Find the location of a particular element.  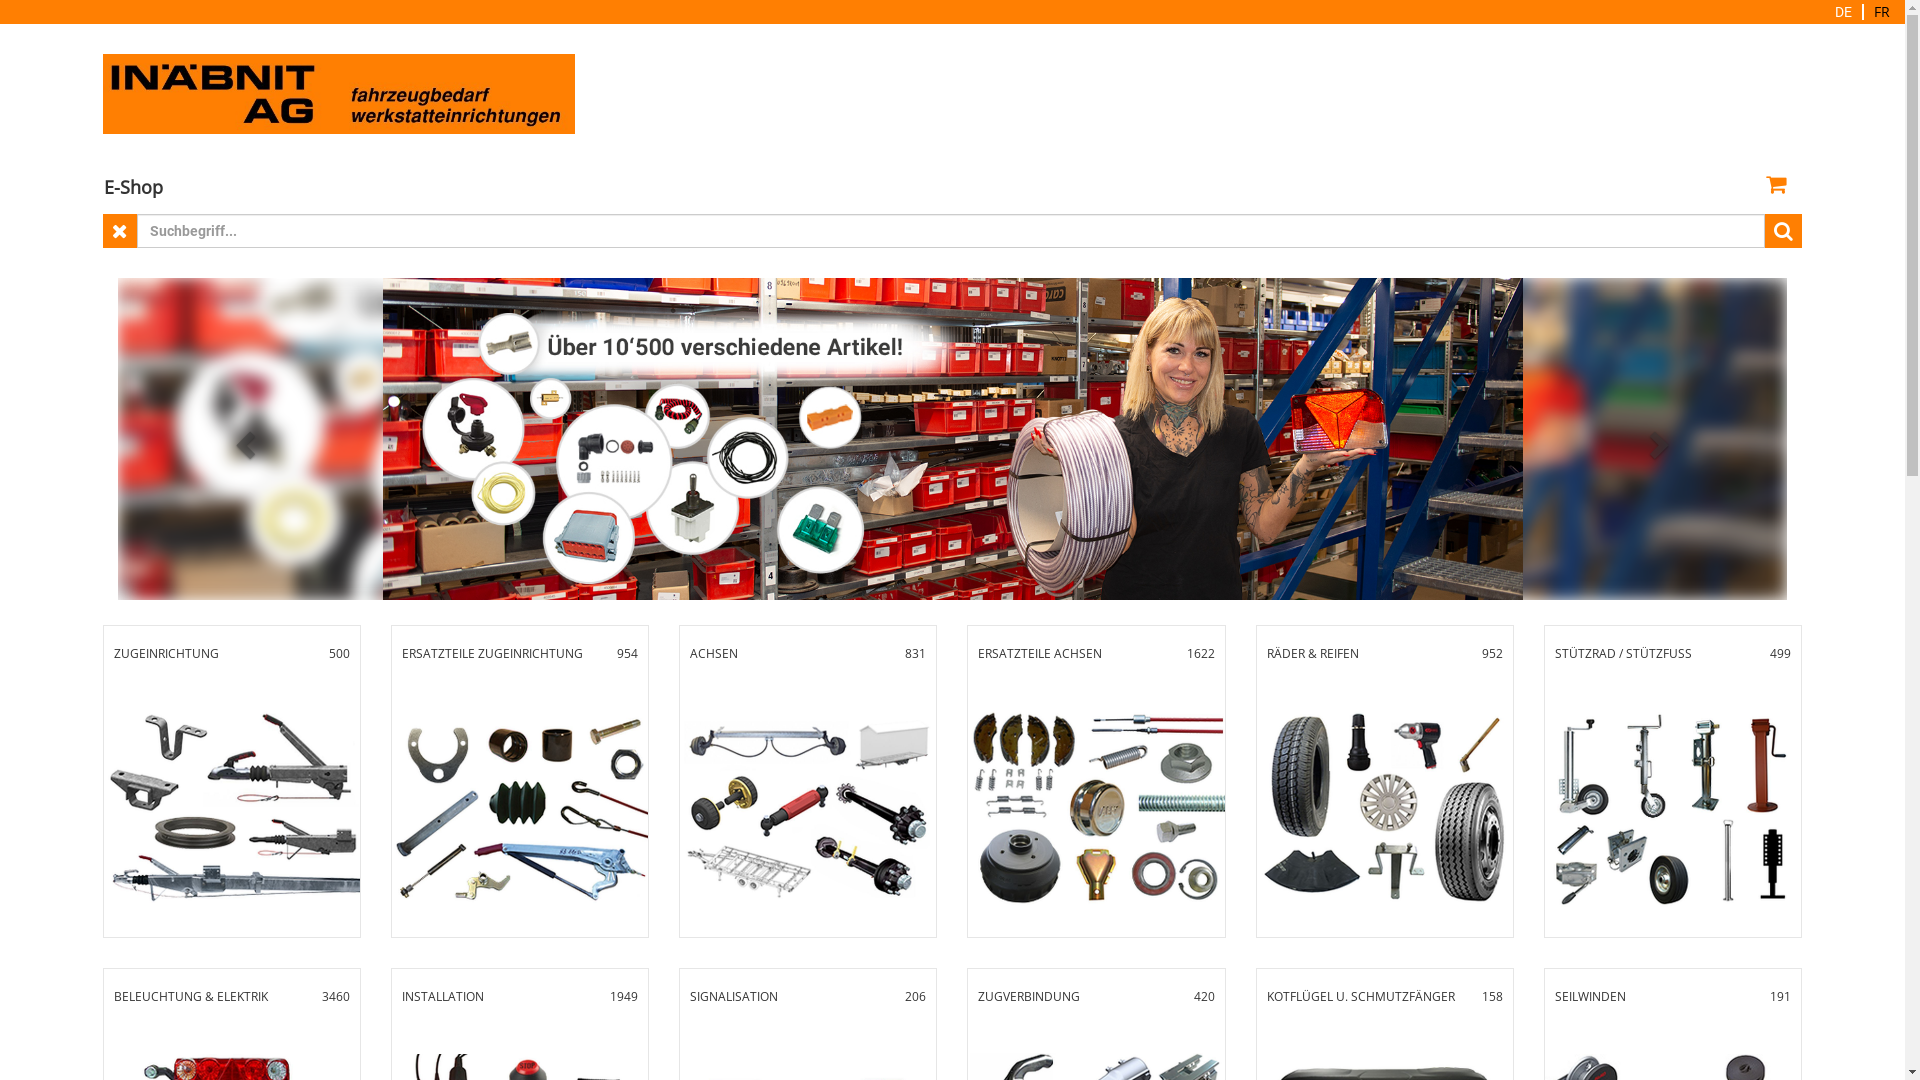

'FR' is located at coordinates (1880, 11).